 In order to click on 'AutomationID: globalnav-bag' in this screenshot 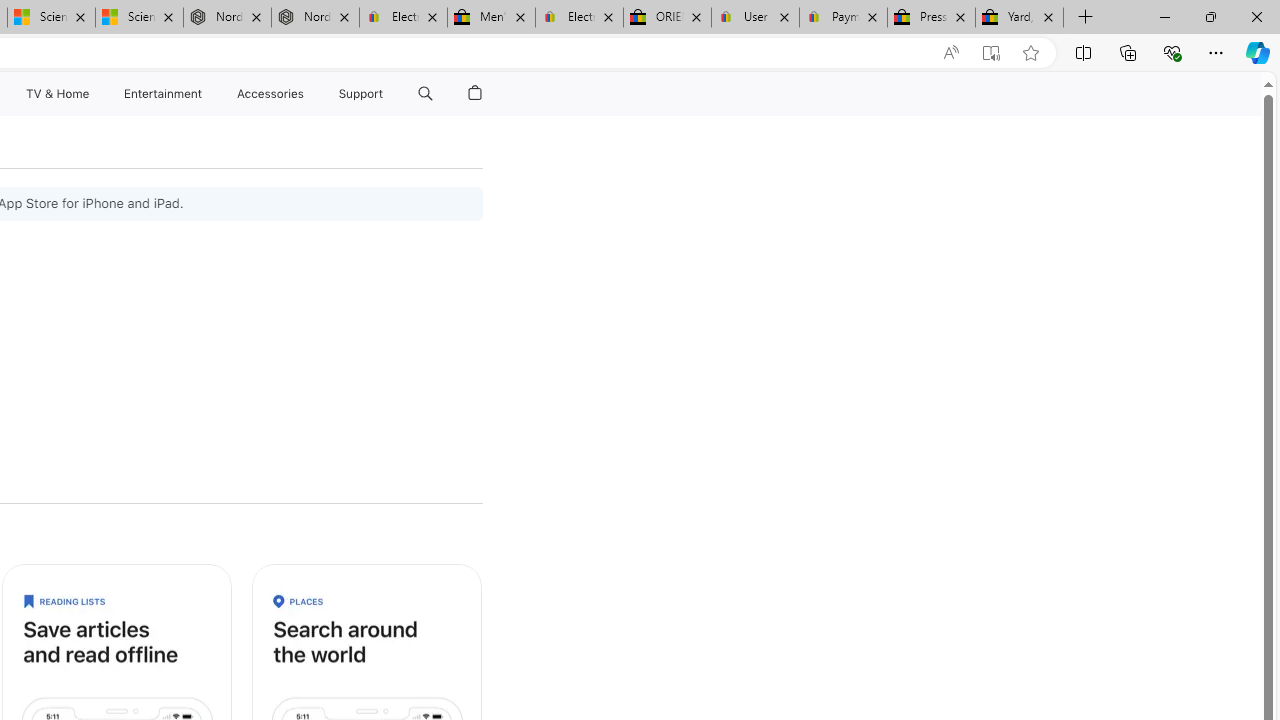, I will do `click(474, 93)`.